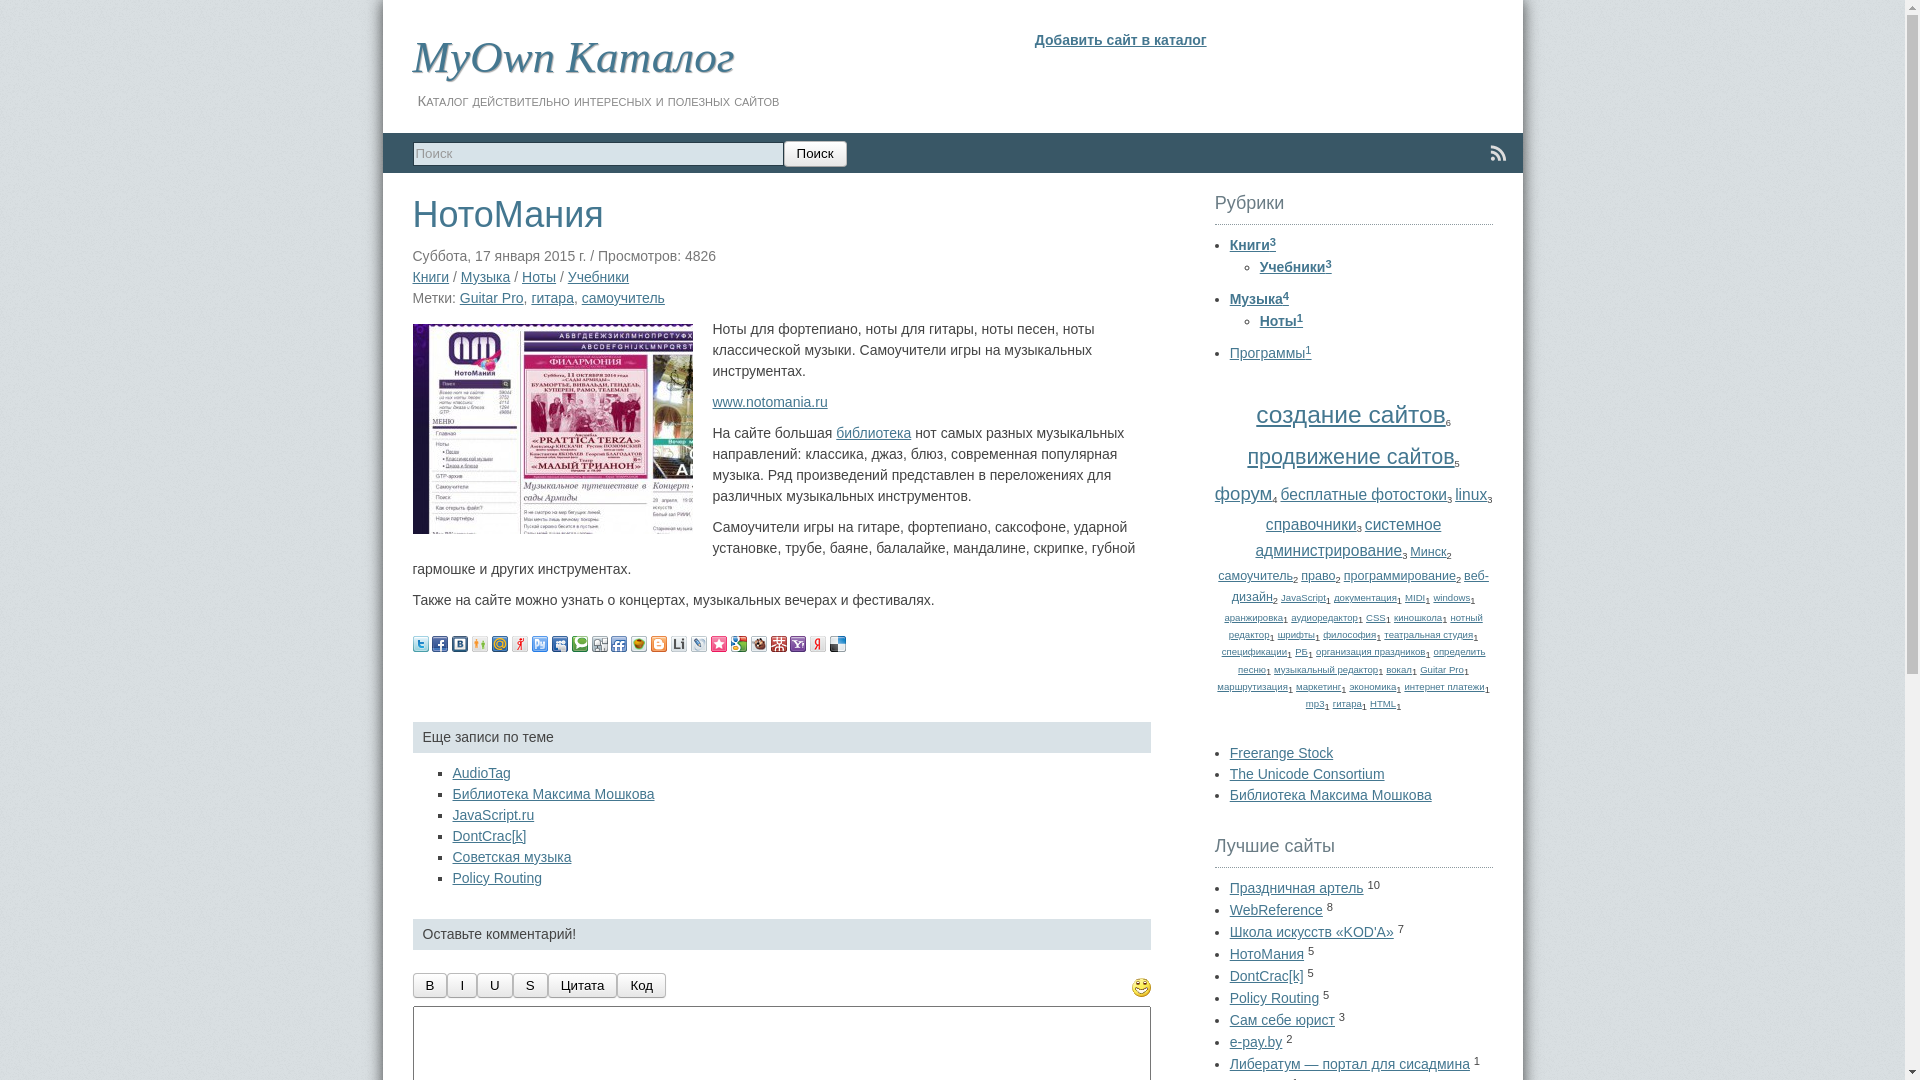 This screenshot has height=1080, width=1920. I want to click on 'AudioTag', so click(480, 771).